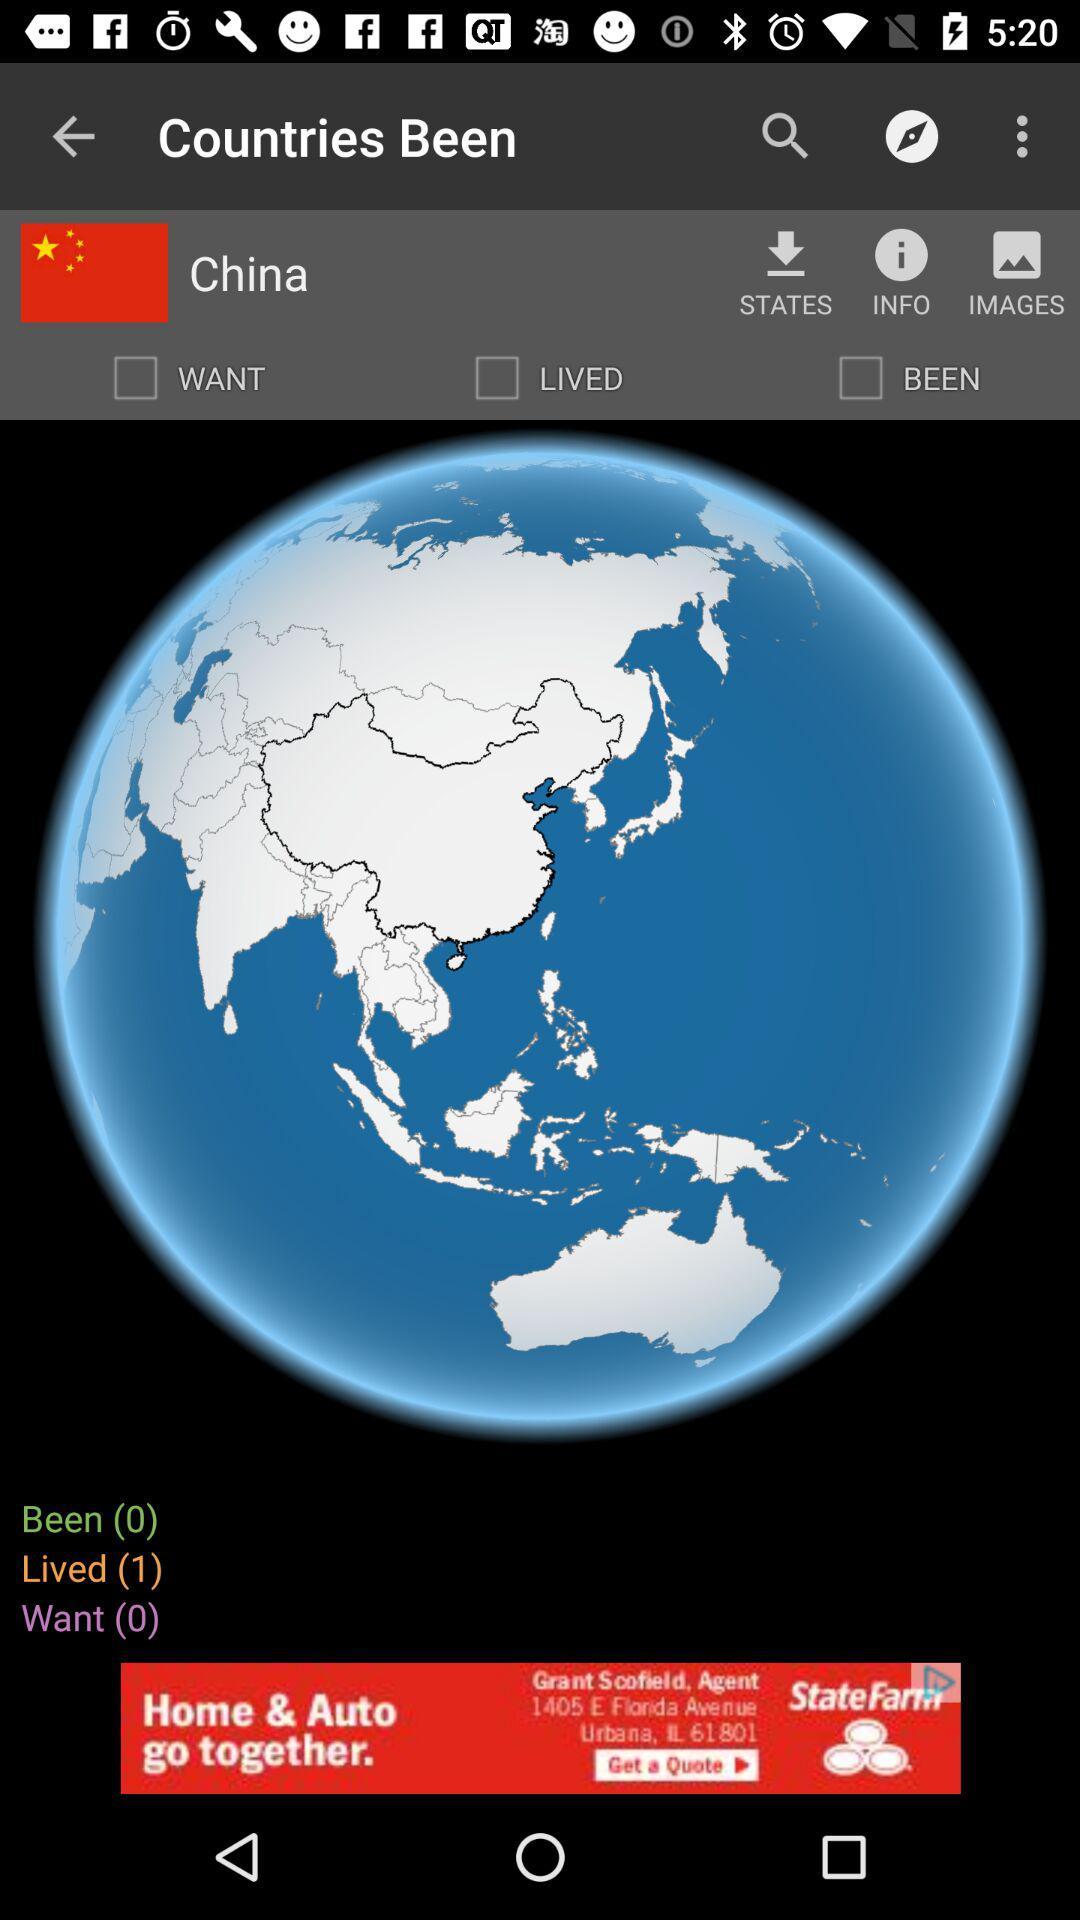 Image resolution: width=1080 pixels, height=1920 pixels. I want to click on more information, so click(901, 253).